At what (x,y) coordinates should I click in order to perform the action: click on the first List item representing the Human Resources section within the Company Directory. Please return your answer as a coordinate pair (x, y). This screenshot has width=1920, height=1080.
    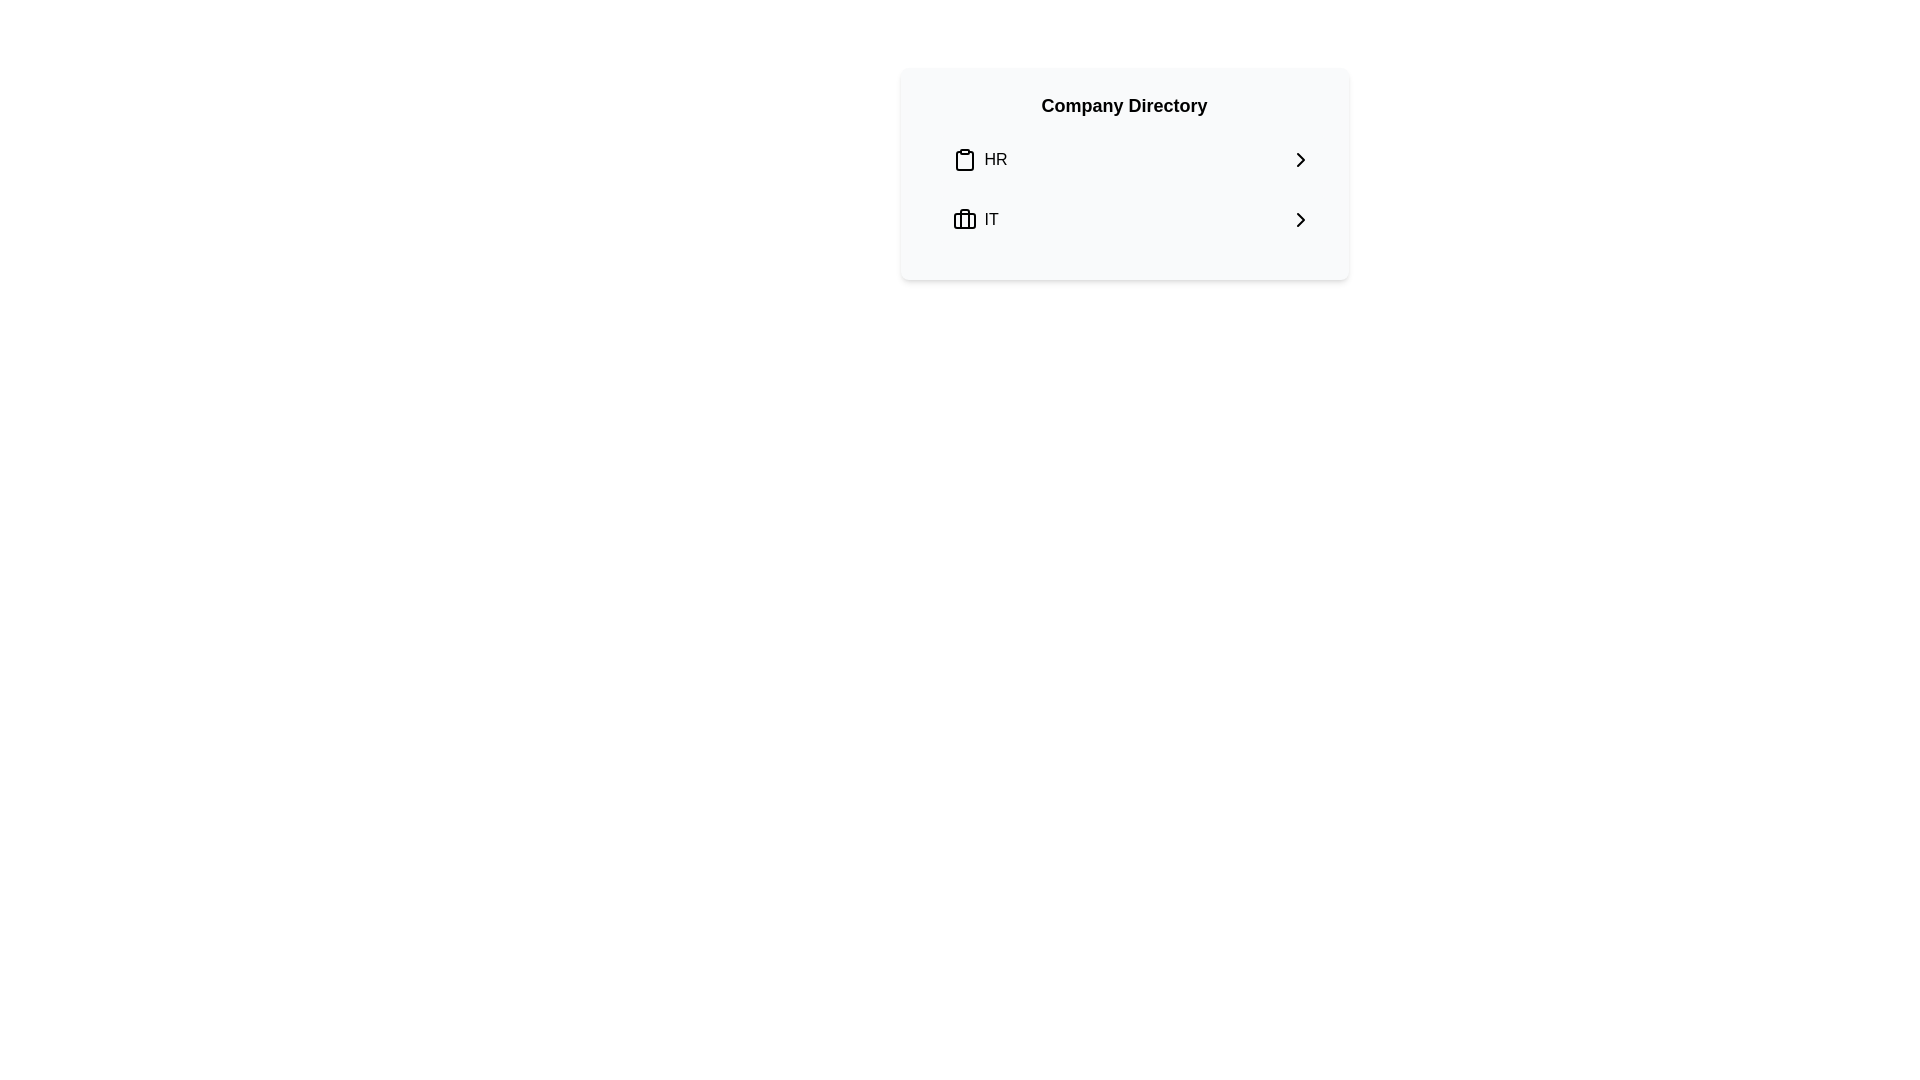
    Looking at the image, I should click on (979, 158).